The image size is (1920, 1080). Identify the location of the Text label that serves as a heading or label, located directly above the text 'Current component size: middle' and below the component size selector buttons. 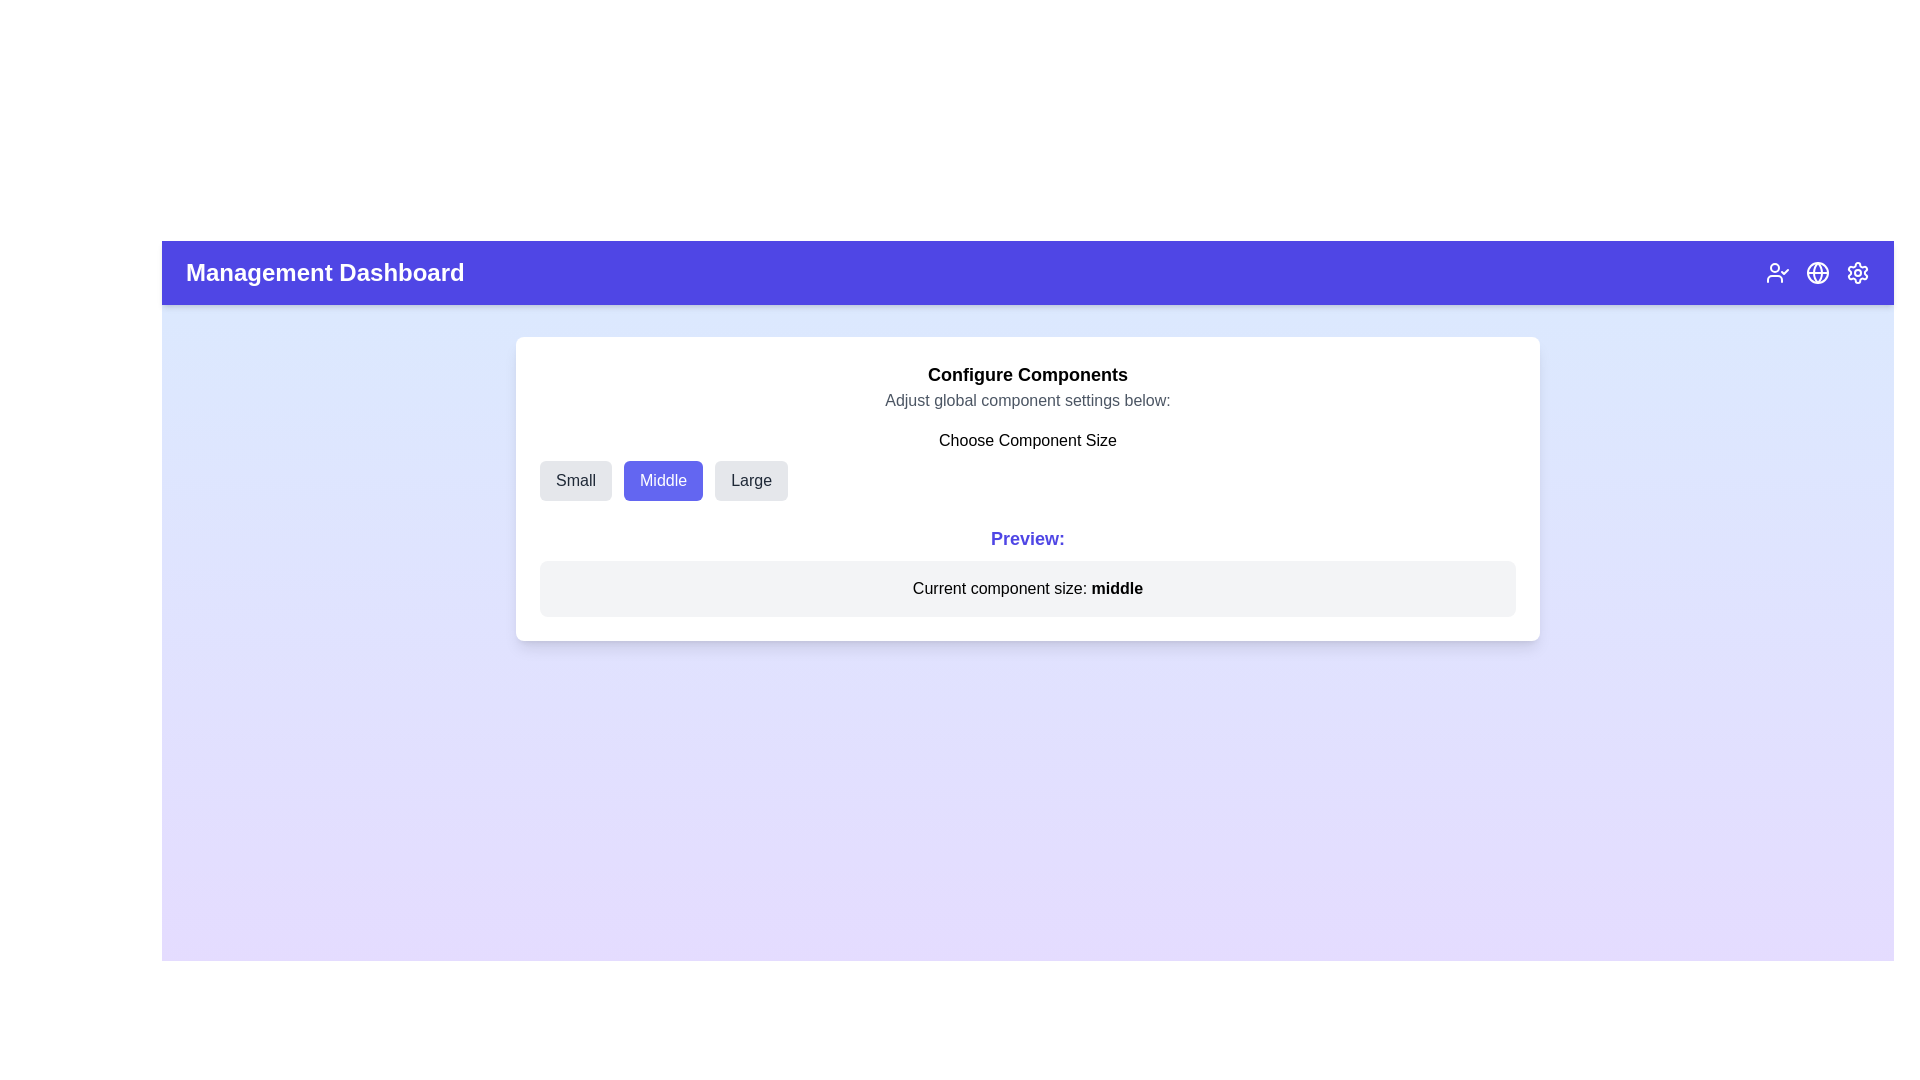
(1027, 538).